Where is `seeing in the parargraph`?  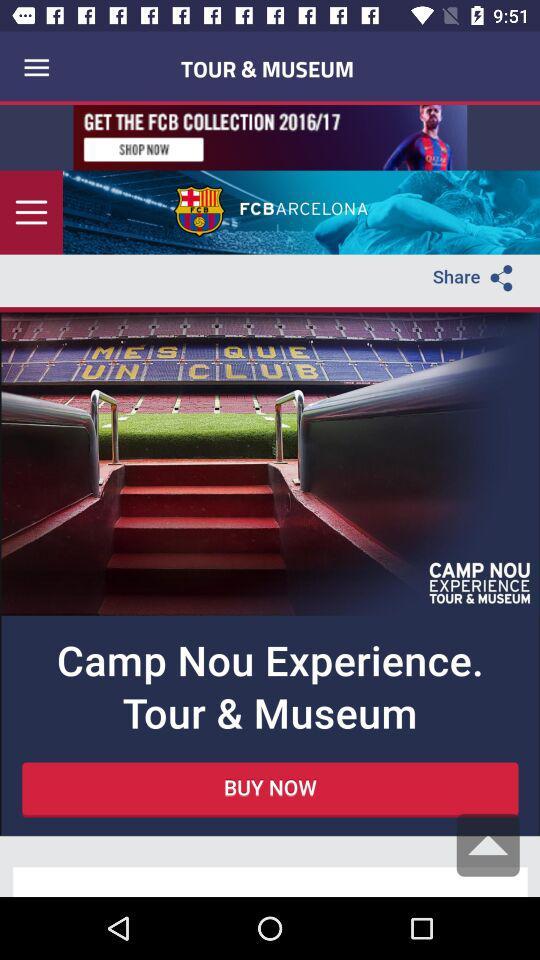 seeing in the parargraph is located at coordinates (270, 500).